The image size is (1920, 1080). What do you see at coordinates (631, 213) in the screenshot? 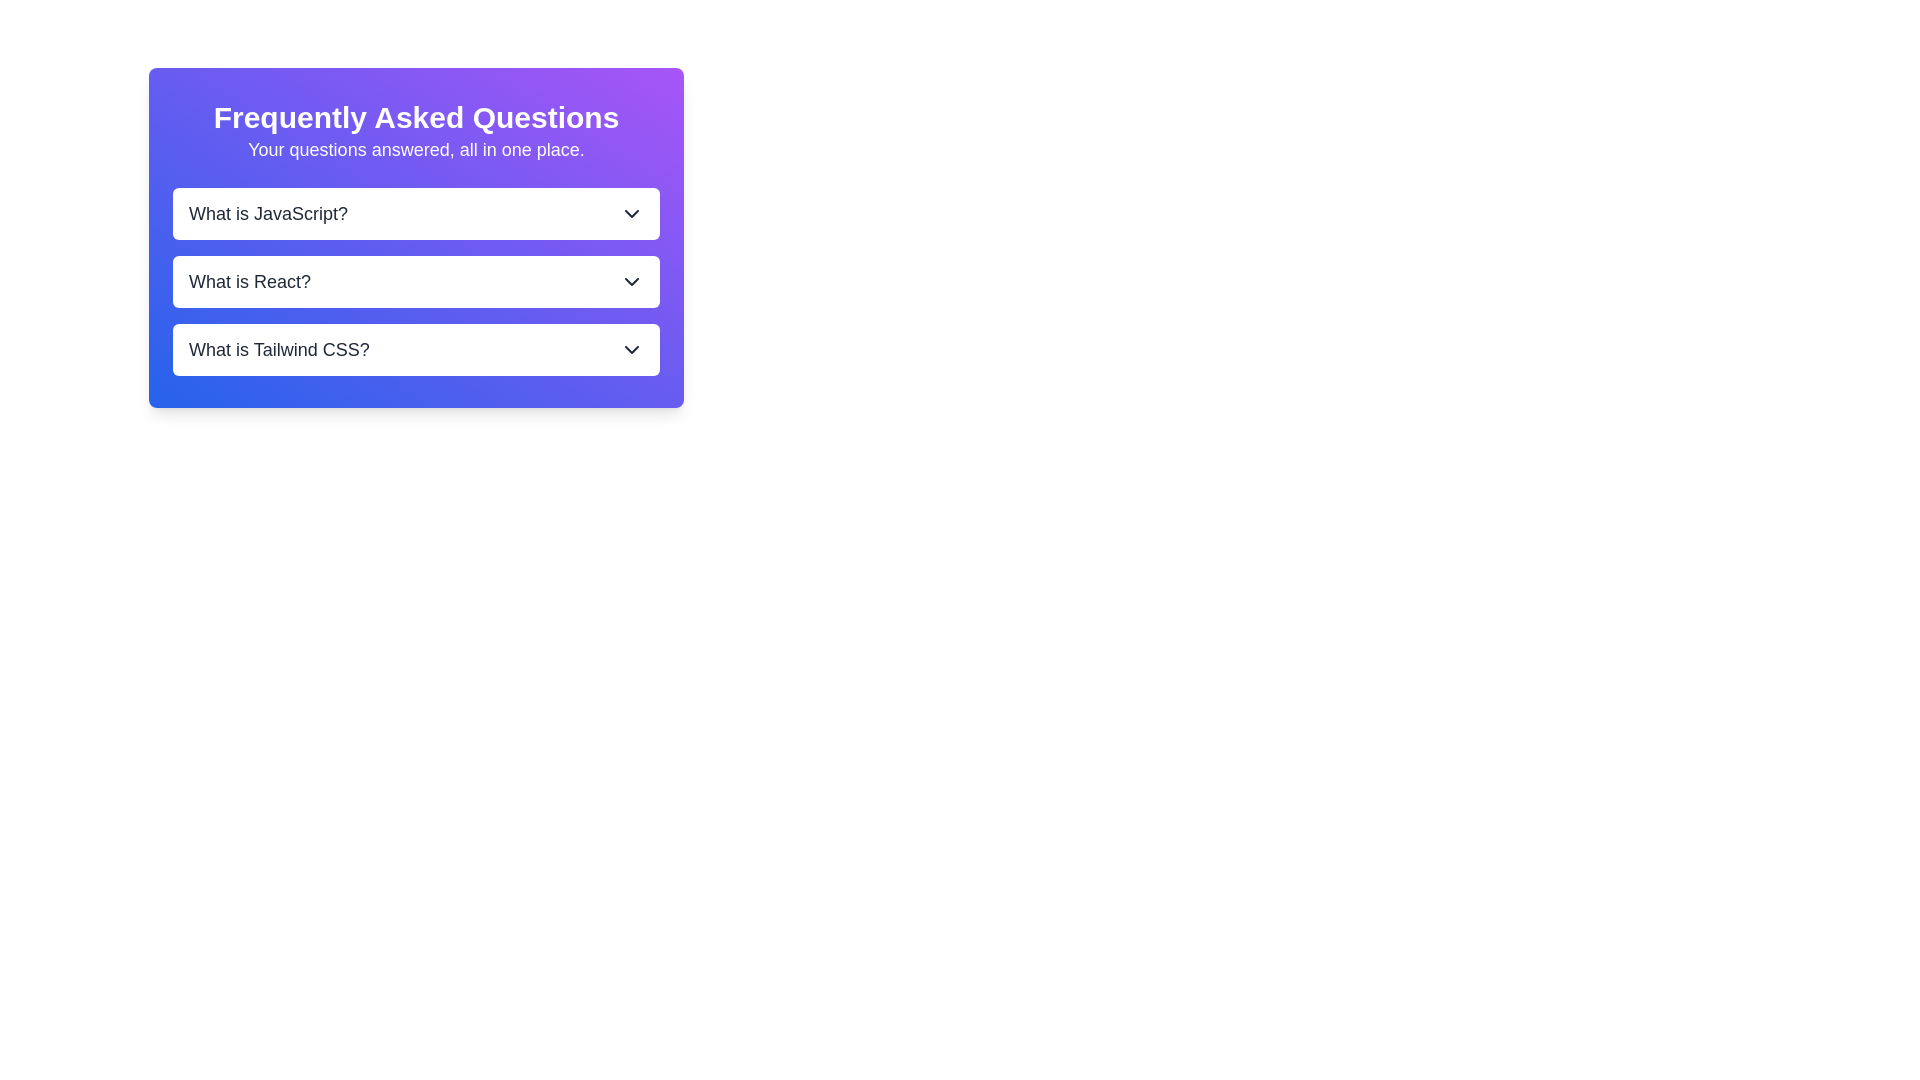
I see `the chevron-down icon located on the right side of the text 'What is JavaScript?'` at bounding box center [631, 213].